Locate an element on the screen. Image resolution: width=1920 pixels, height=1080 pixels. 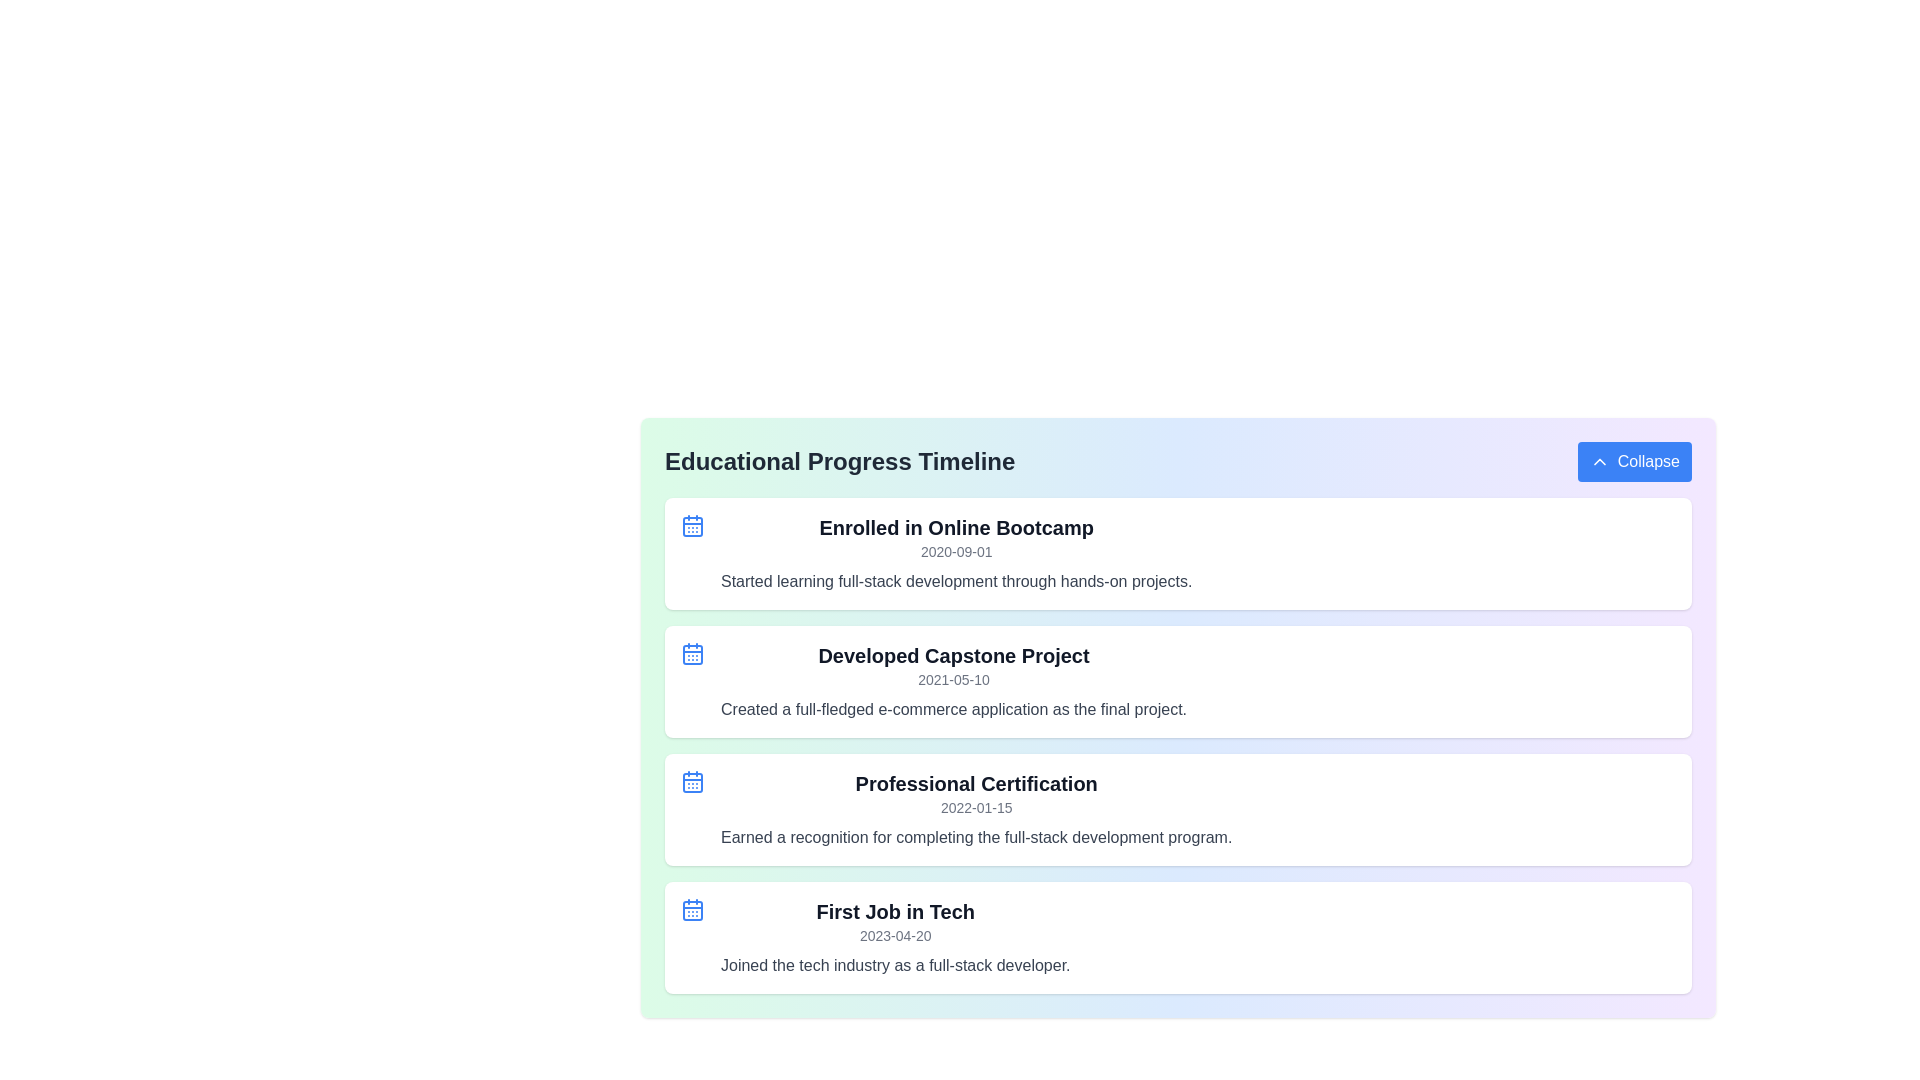
the blue calendar icon in the third entry of the 'Educational Progress Timeline', located to the left of 'Professional Certification' is located at coordinates (692, 781).